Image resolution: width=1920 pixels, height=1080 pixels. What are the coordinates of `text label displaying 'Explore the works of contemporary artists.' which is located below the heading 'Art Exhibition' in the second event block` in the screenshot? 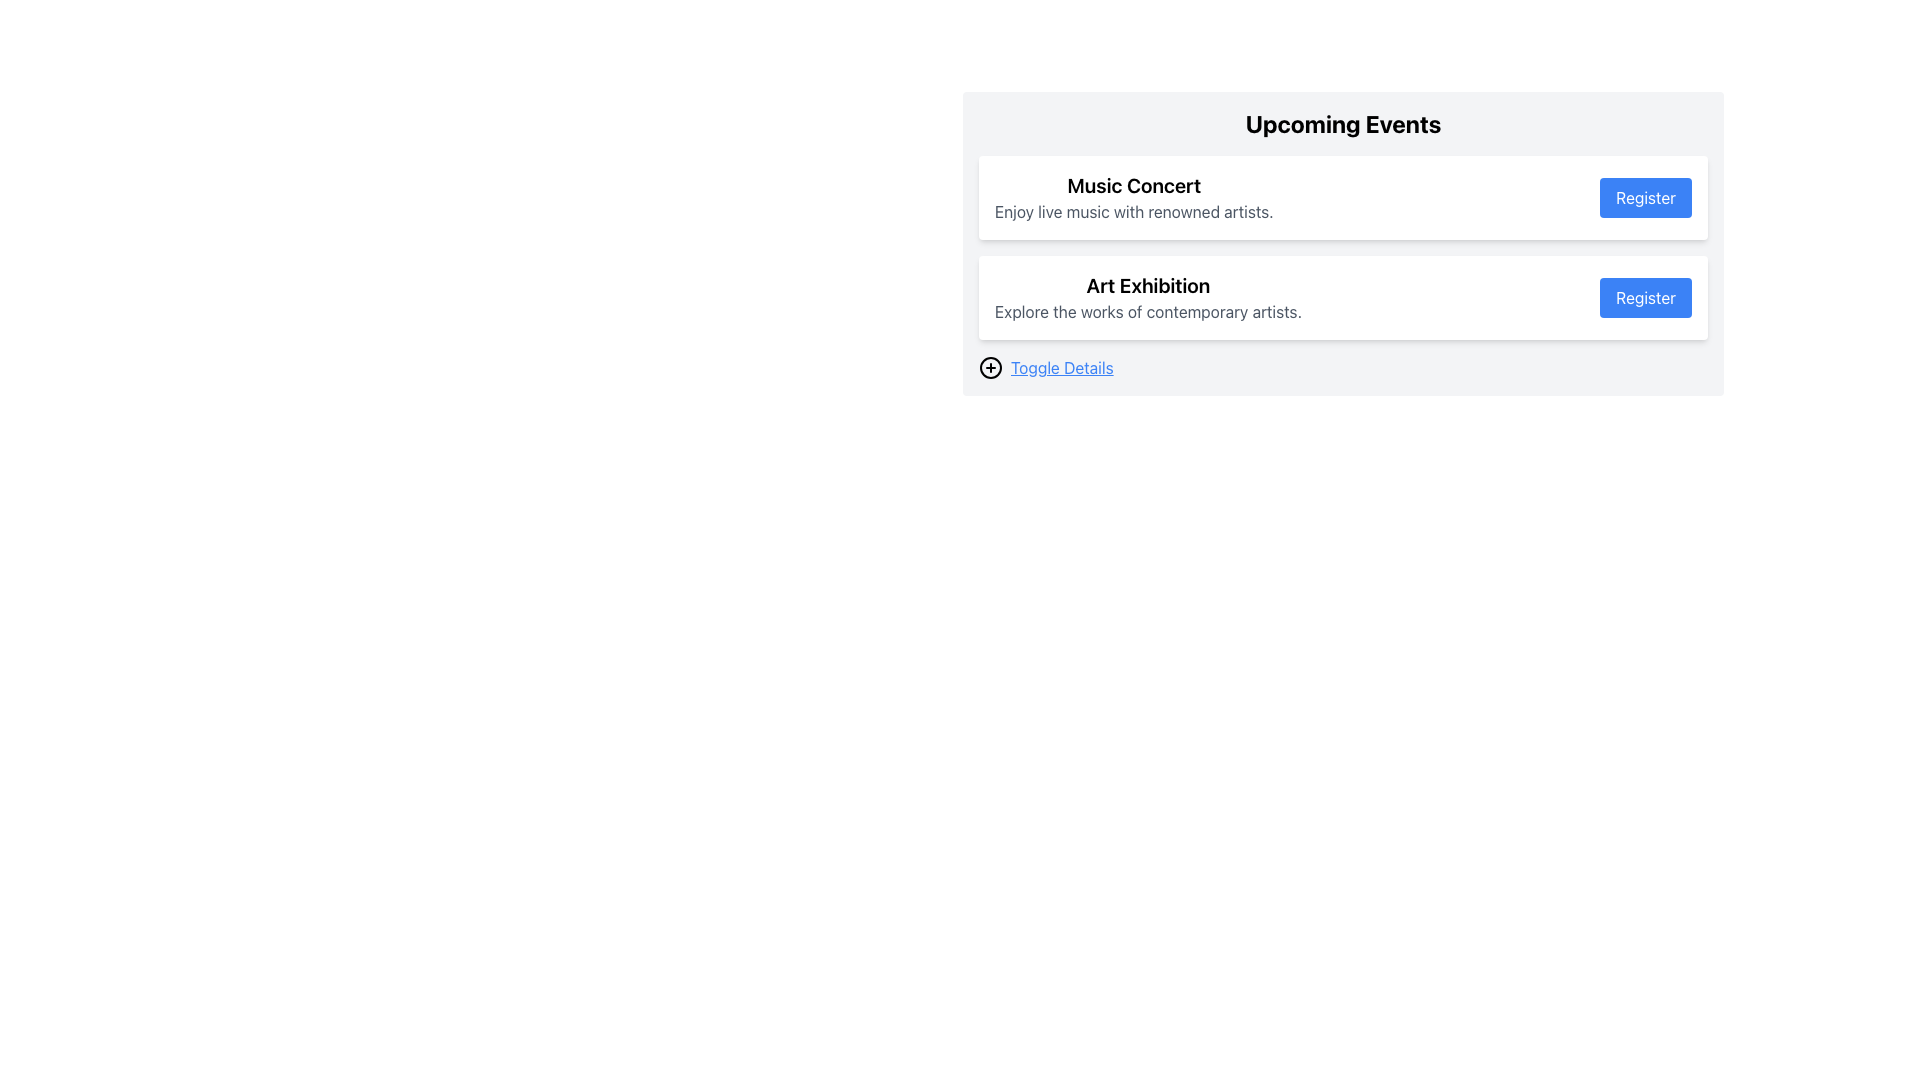 It's located at (1148, 312).